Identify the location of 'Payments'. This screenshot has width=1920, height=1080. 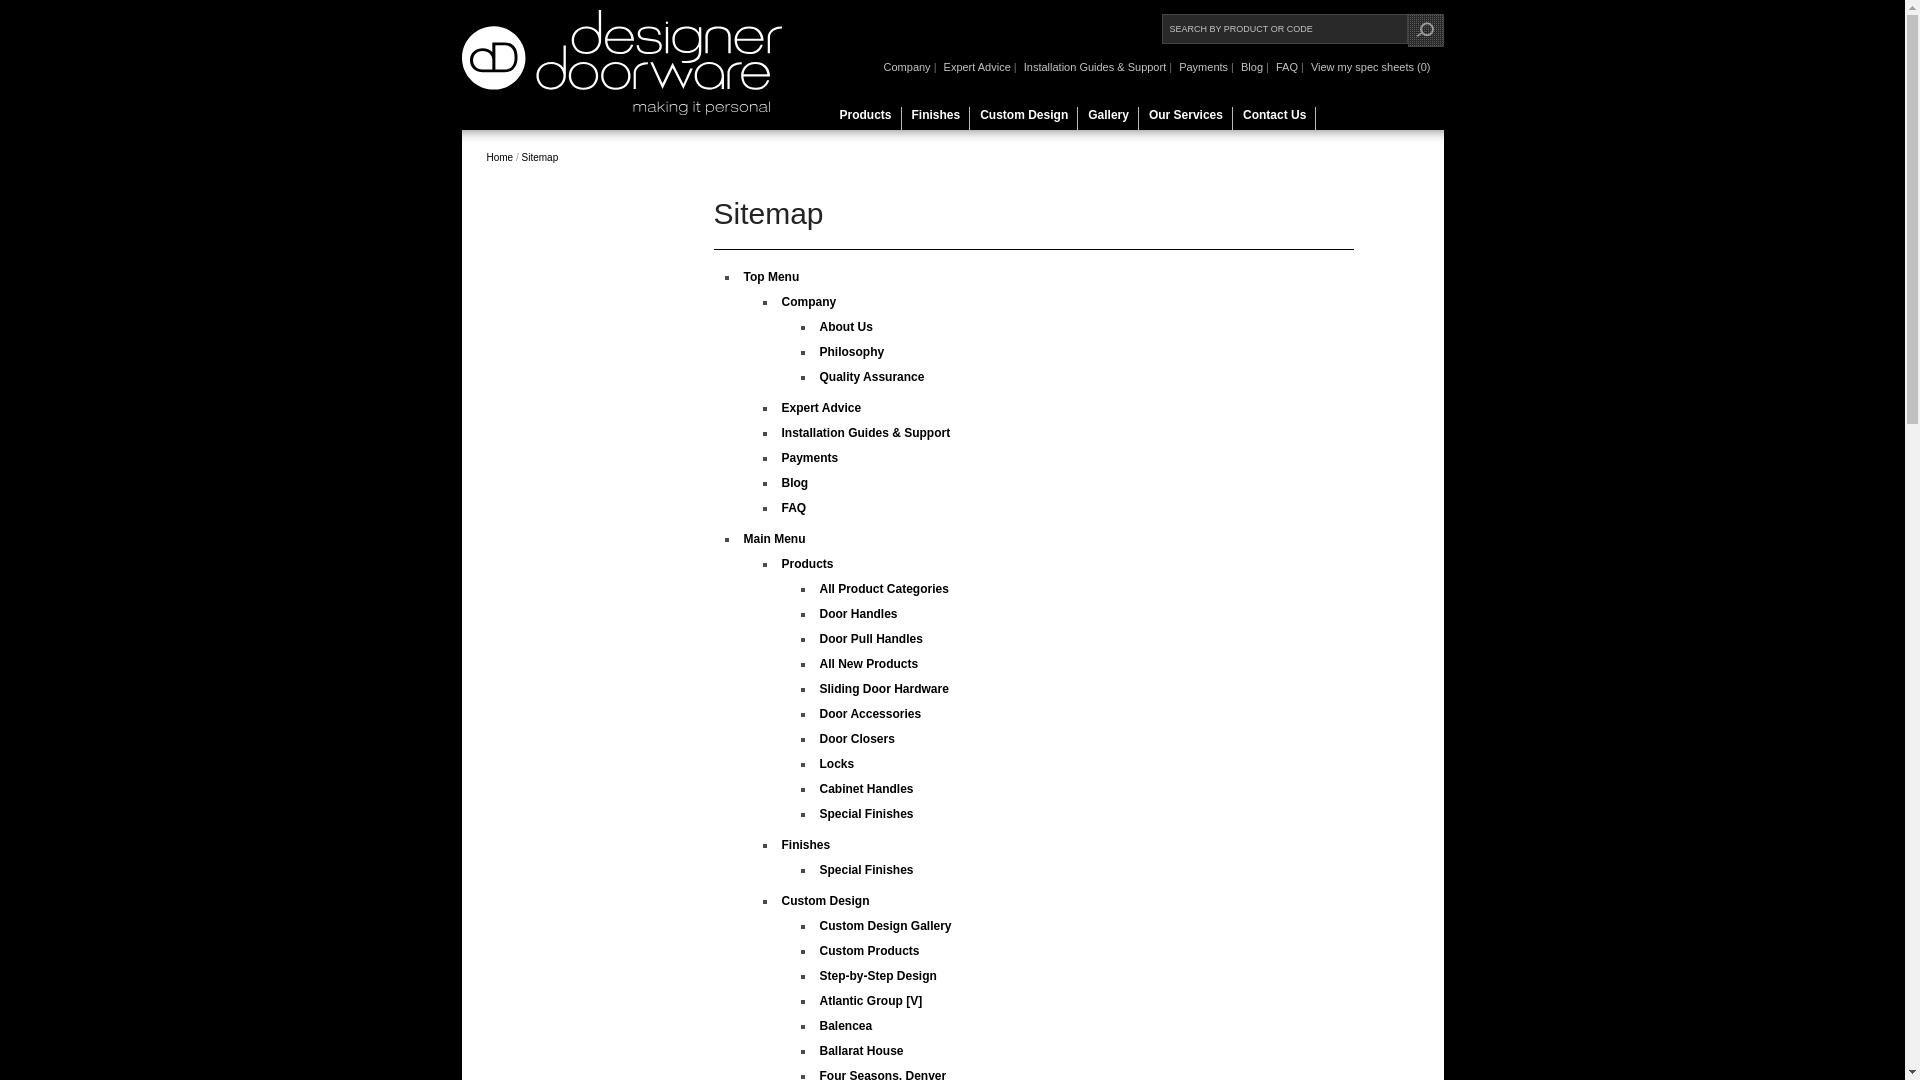
(781, 458).